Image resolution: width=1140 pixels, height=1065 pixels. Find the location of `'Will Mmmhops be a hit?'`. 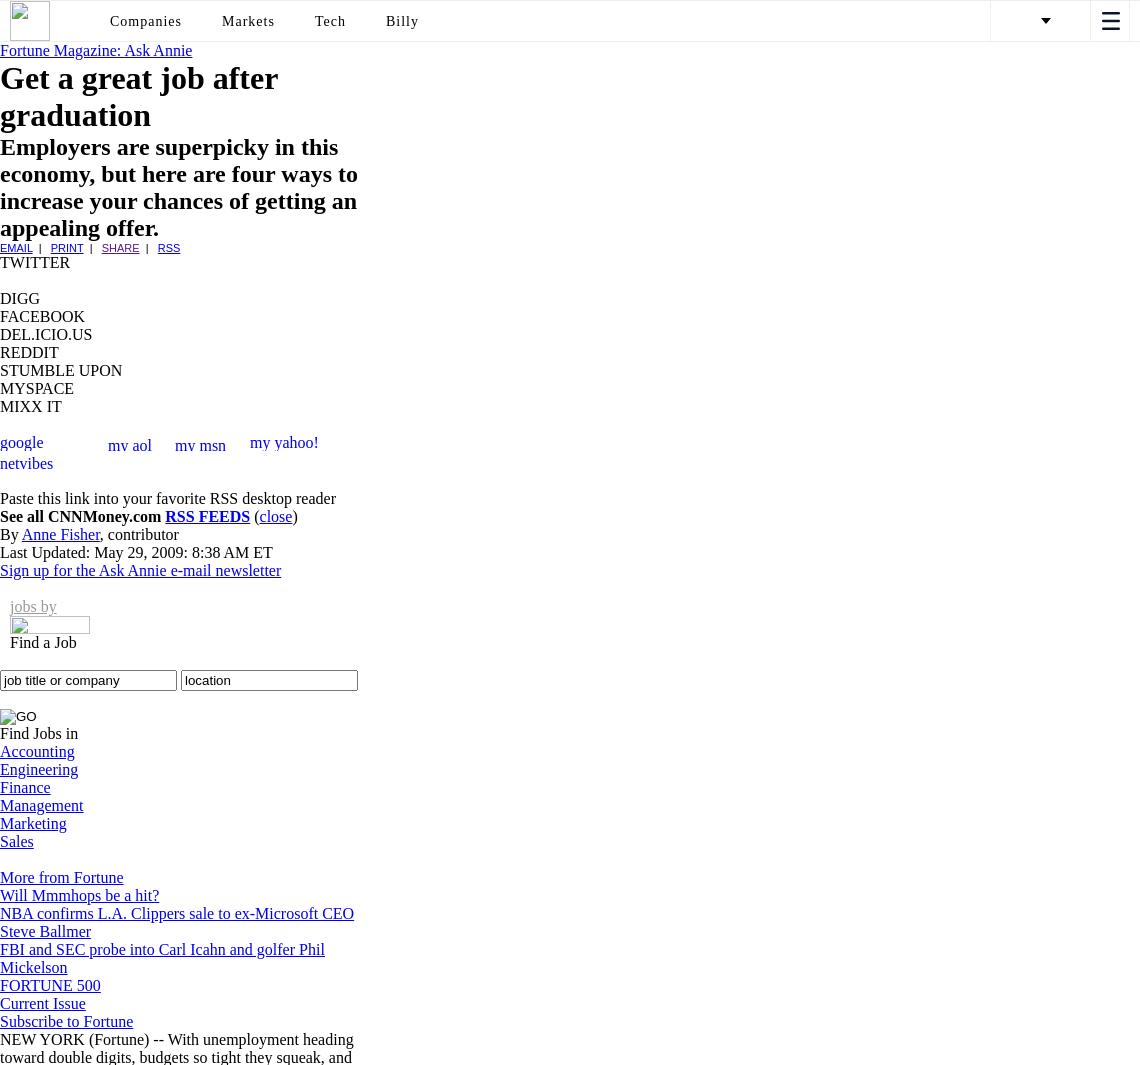

'Will Mmmhops be a hit?' is located at coordinates (78, 895).